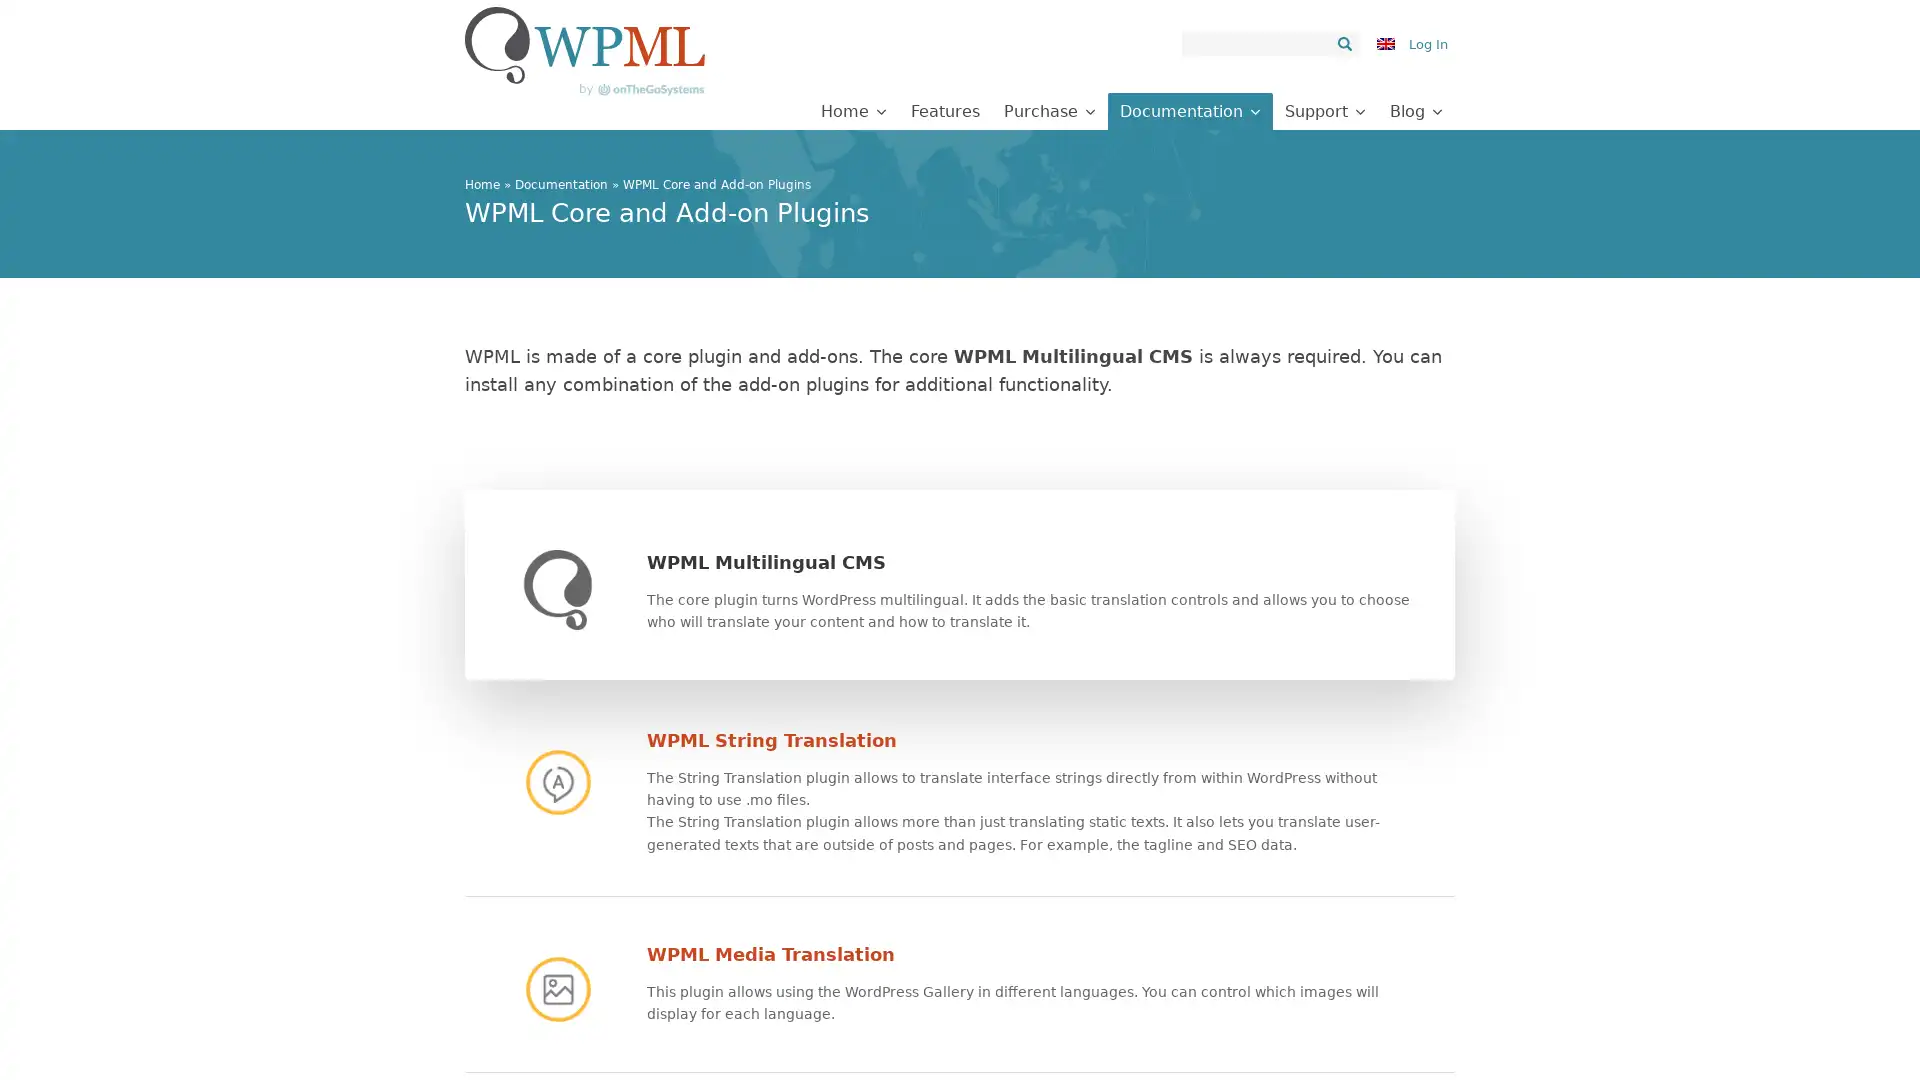  I want to click on Search, so click(1344, 43).